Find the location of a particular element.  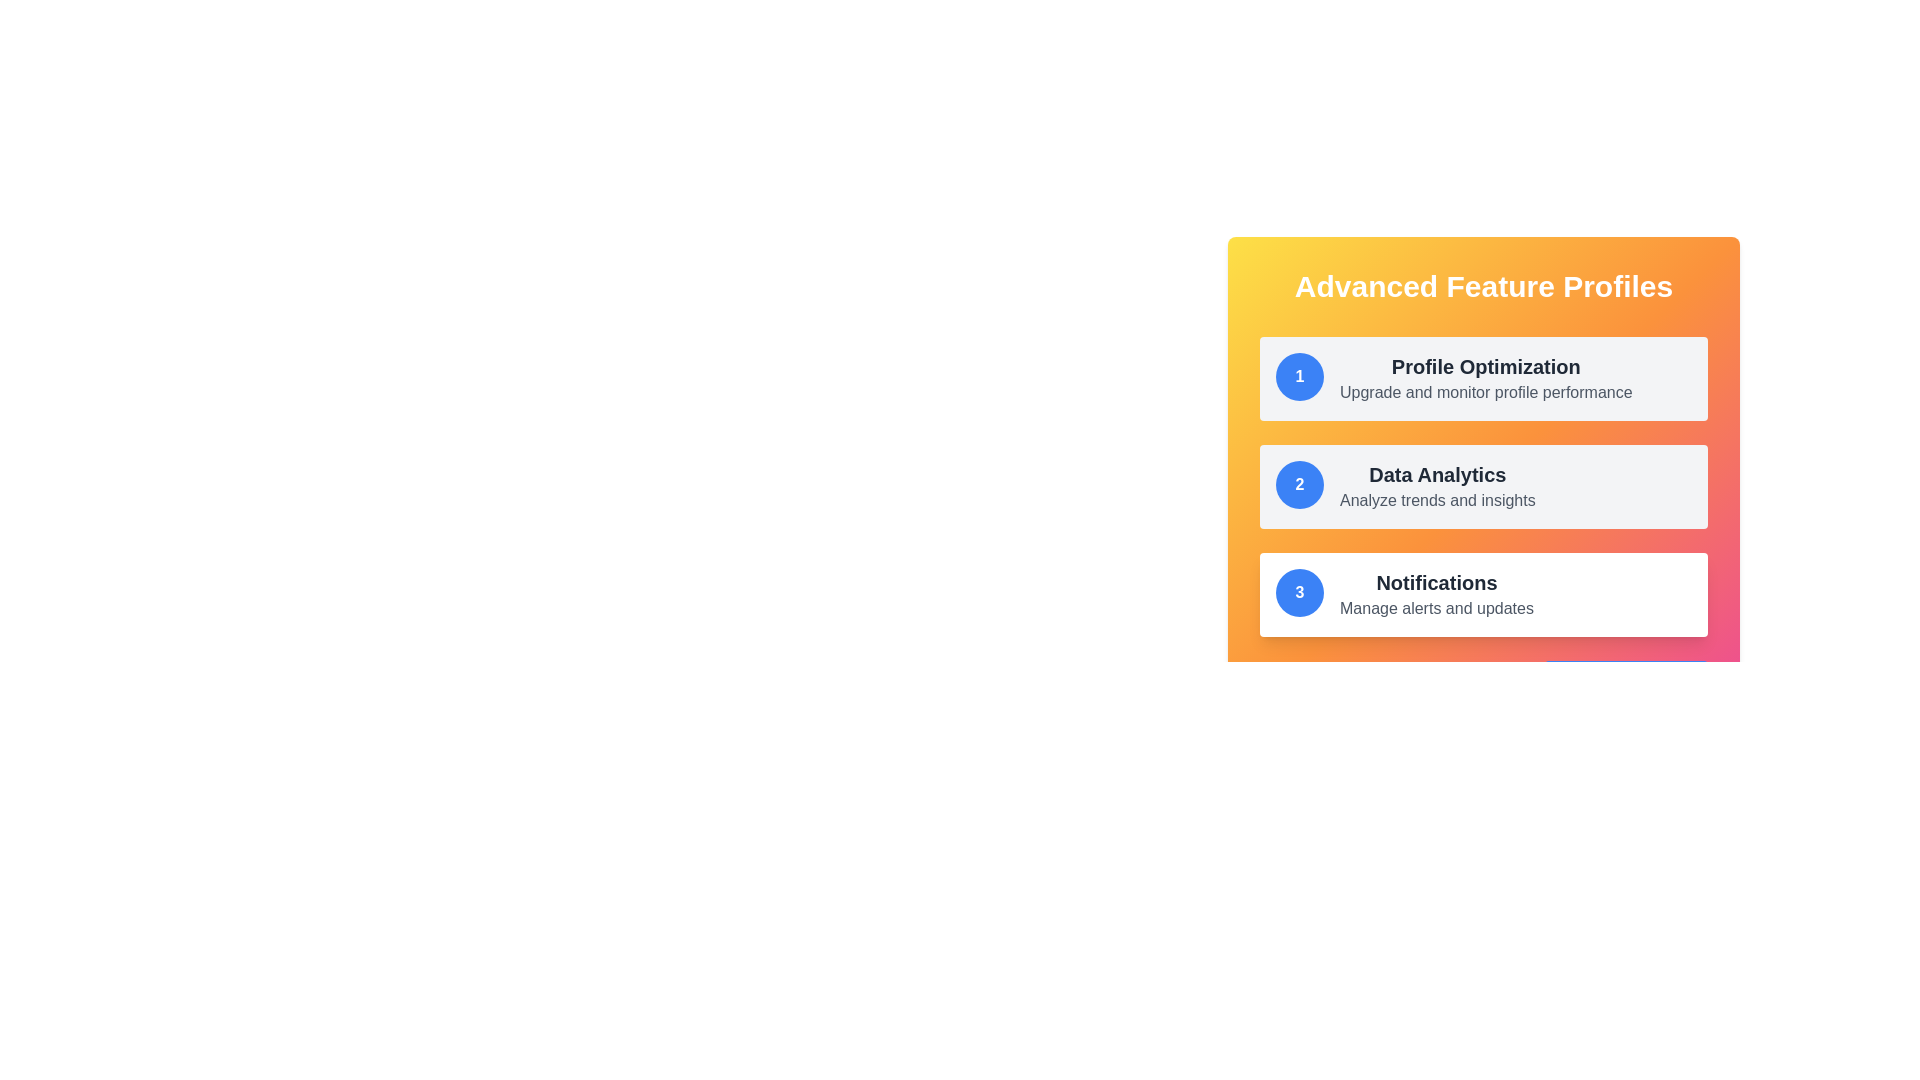

the bold heading text 'Data Analytics' located in the second section of a vertically arranged list, which is accompanied by a blue circular number icon labeled '2' is located at coordinates (1436, 474).